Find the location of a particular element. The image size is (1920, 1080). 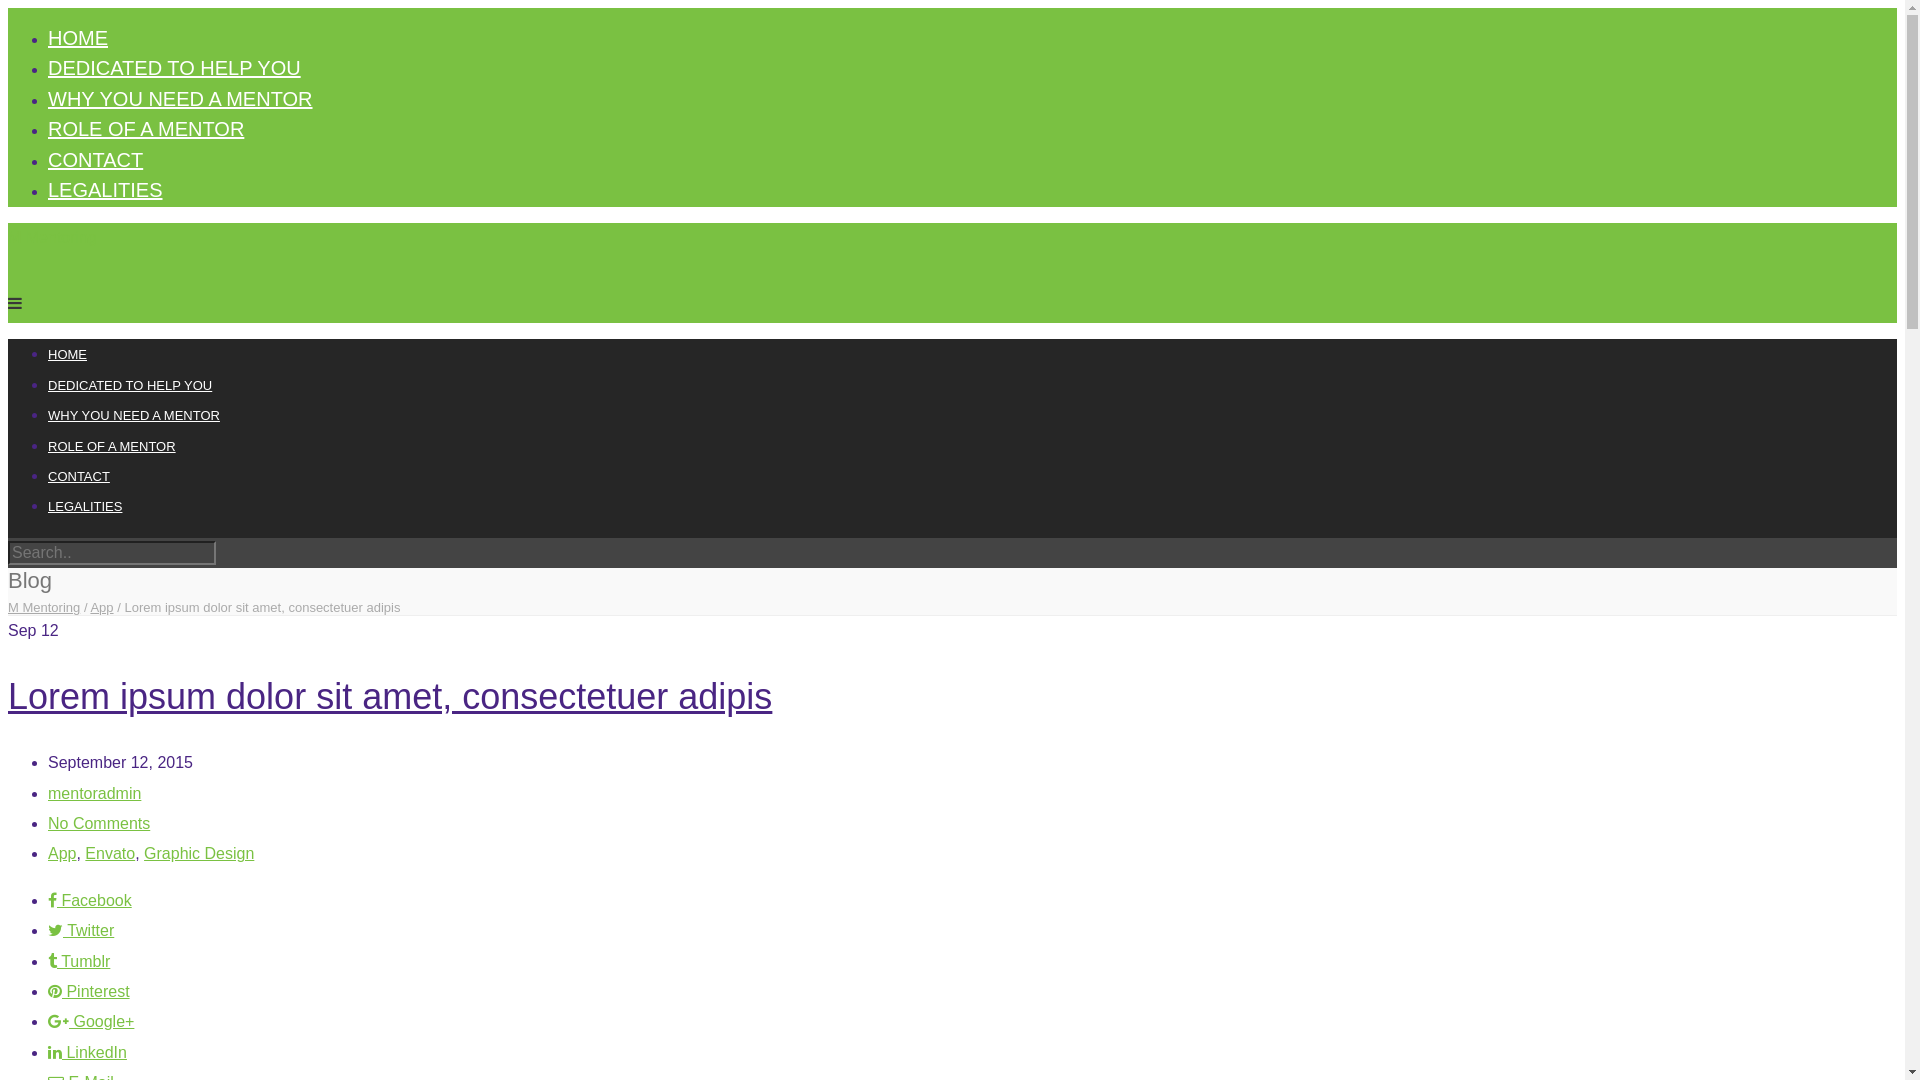

'Facebook' is located at coordinates (89, 900).